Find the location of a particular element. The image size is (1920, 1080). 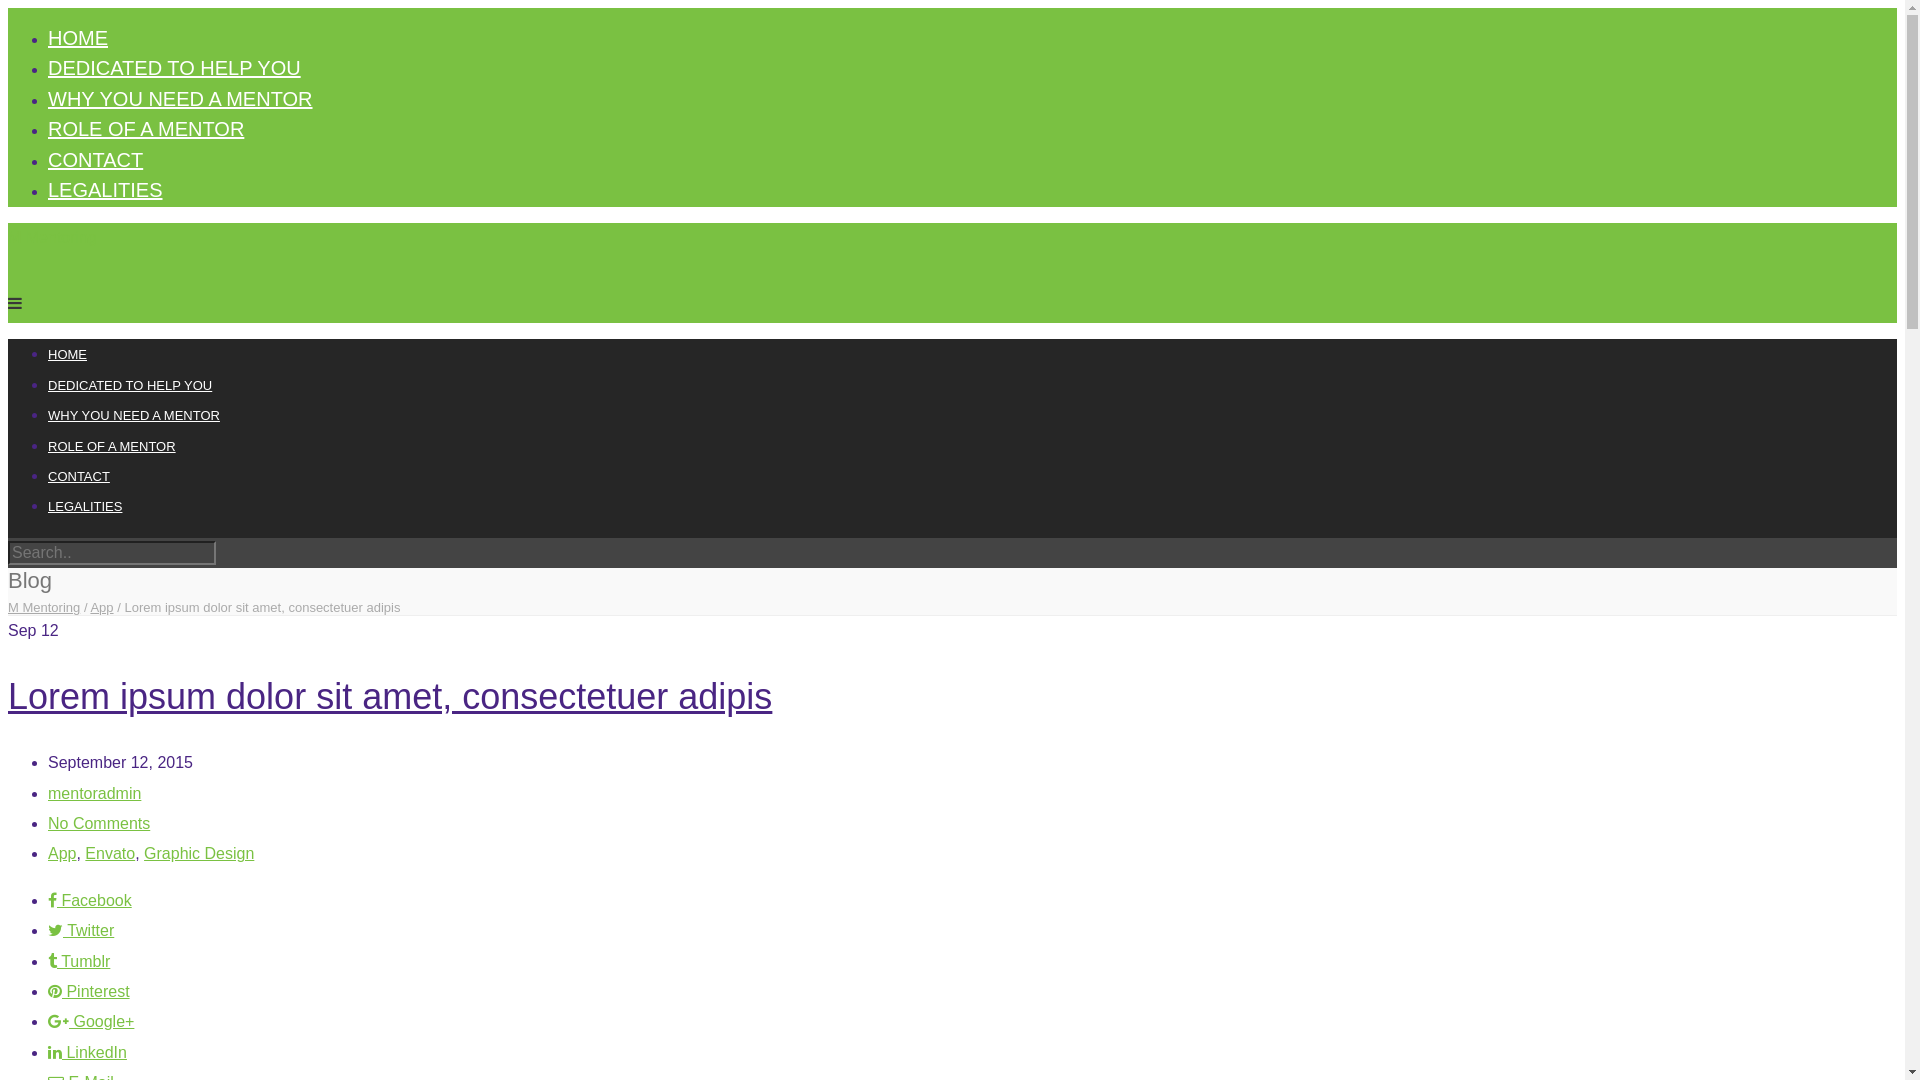

'Facebook' is located at coordinates (89, 900).